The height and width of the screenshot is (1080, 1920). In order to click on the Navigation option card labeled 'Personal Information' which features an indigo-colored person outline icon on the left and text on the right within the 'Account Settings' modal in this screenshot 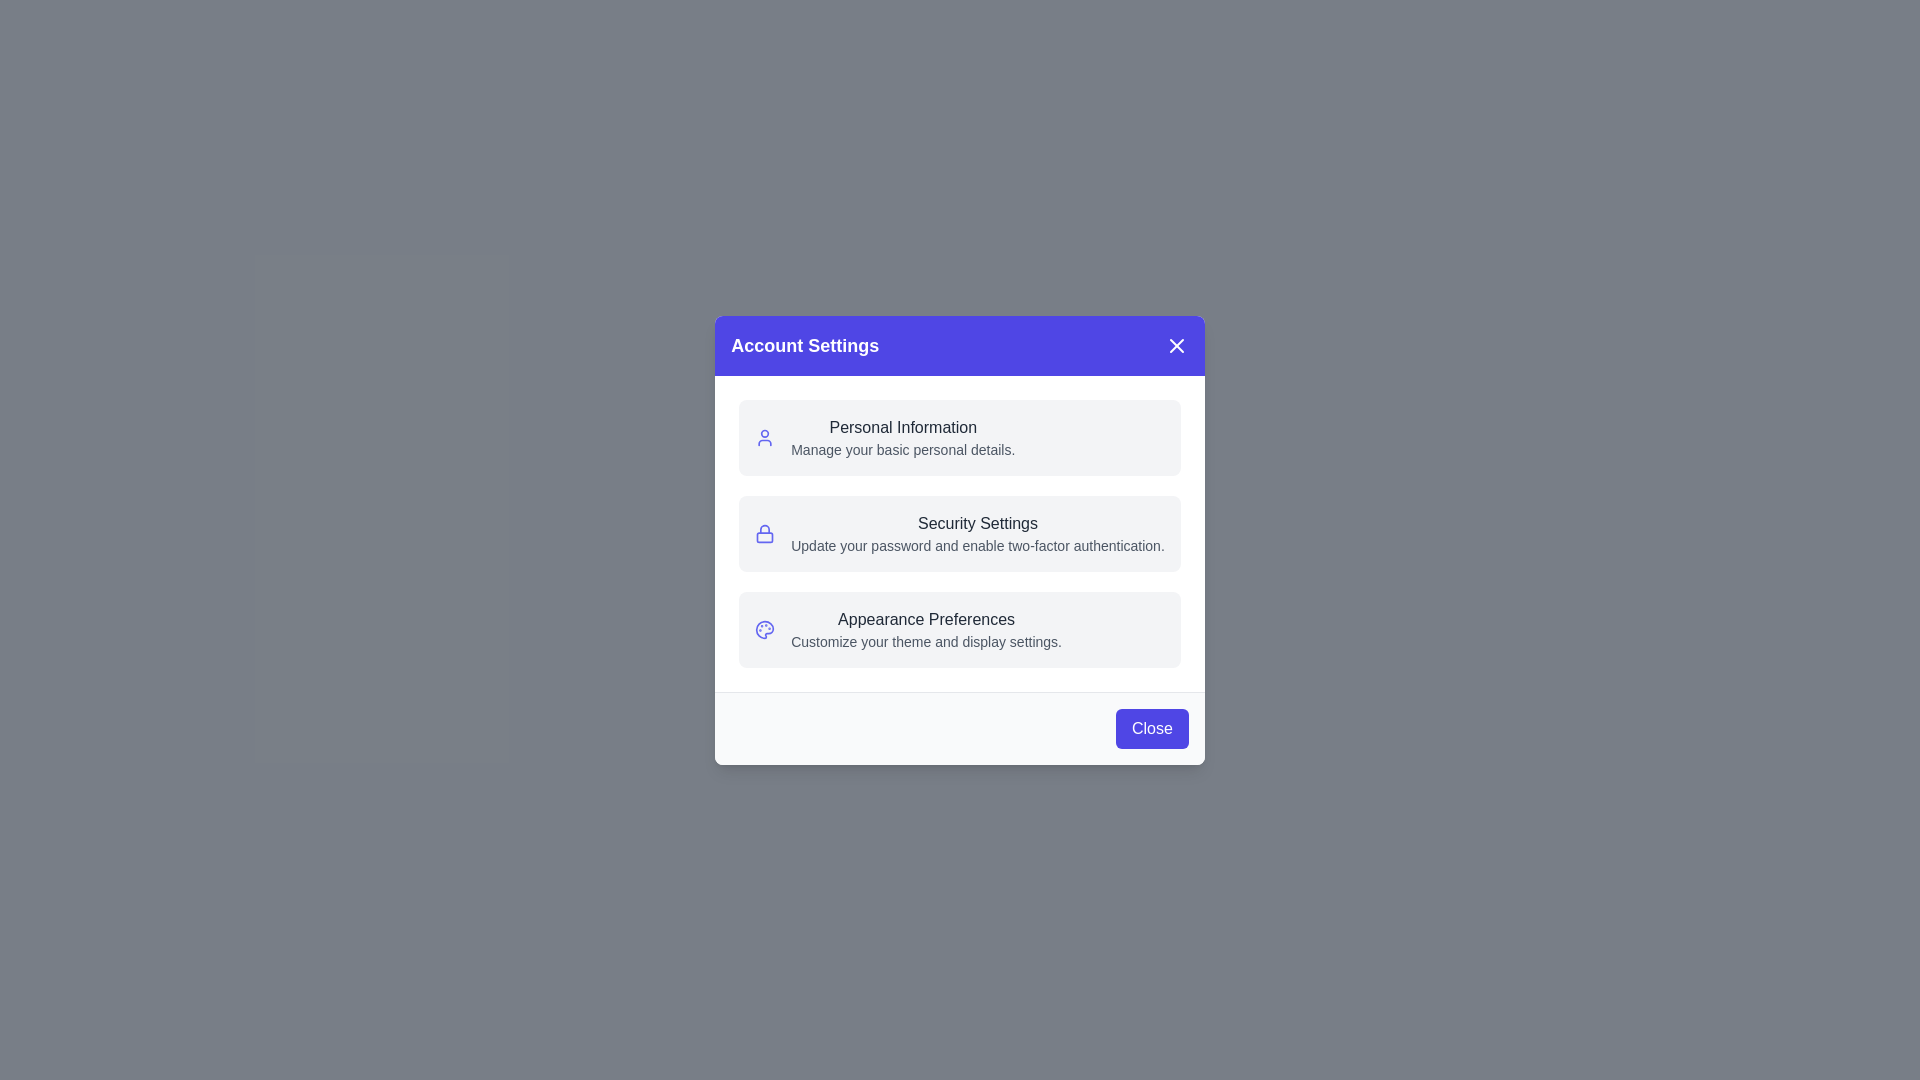, I will do `click(960, 436)`.